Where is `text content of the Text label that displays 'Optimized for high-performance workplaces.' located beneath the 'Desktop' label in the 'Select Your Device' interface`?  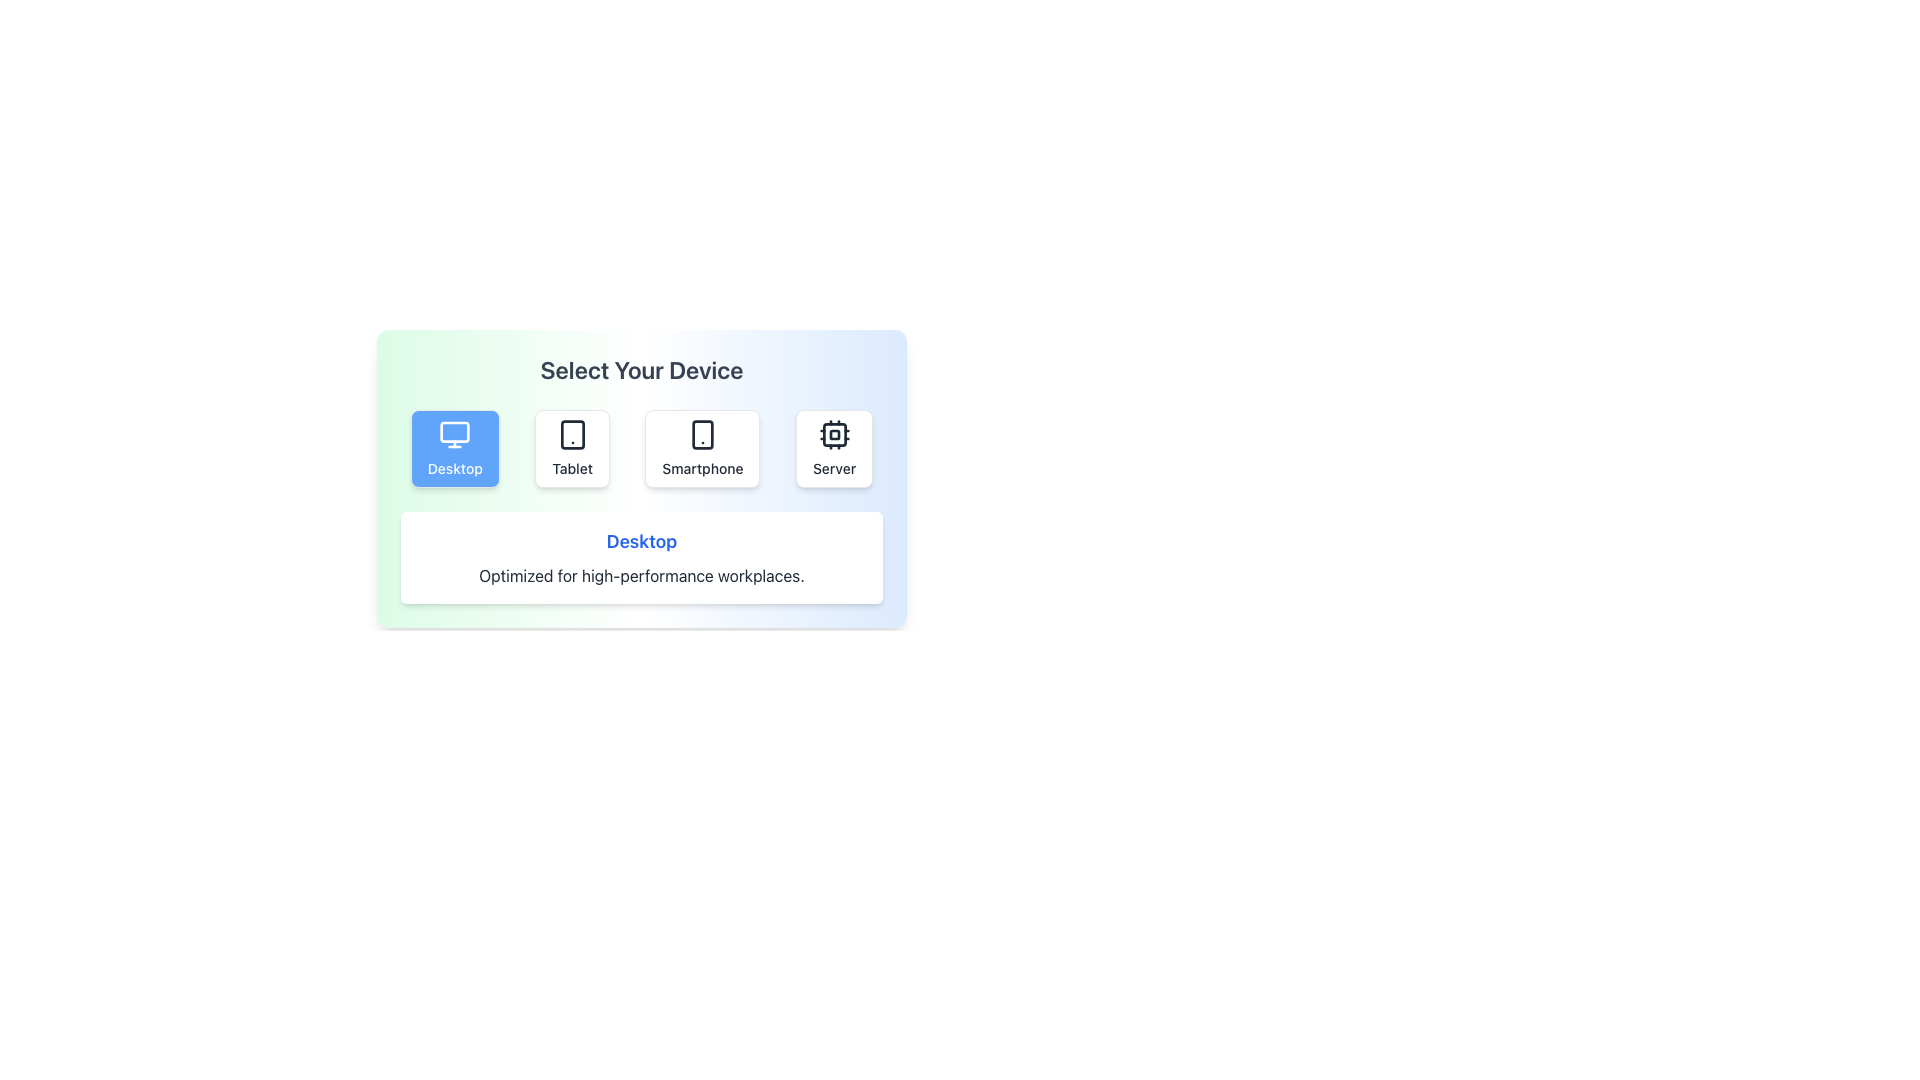
text content of the Text label that displays 'Optimized for high-performance workplaces.' located beneath the 'Desktop' label in the 'Select Your Device' interface is located at coordinates (642, 575).